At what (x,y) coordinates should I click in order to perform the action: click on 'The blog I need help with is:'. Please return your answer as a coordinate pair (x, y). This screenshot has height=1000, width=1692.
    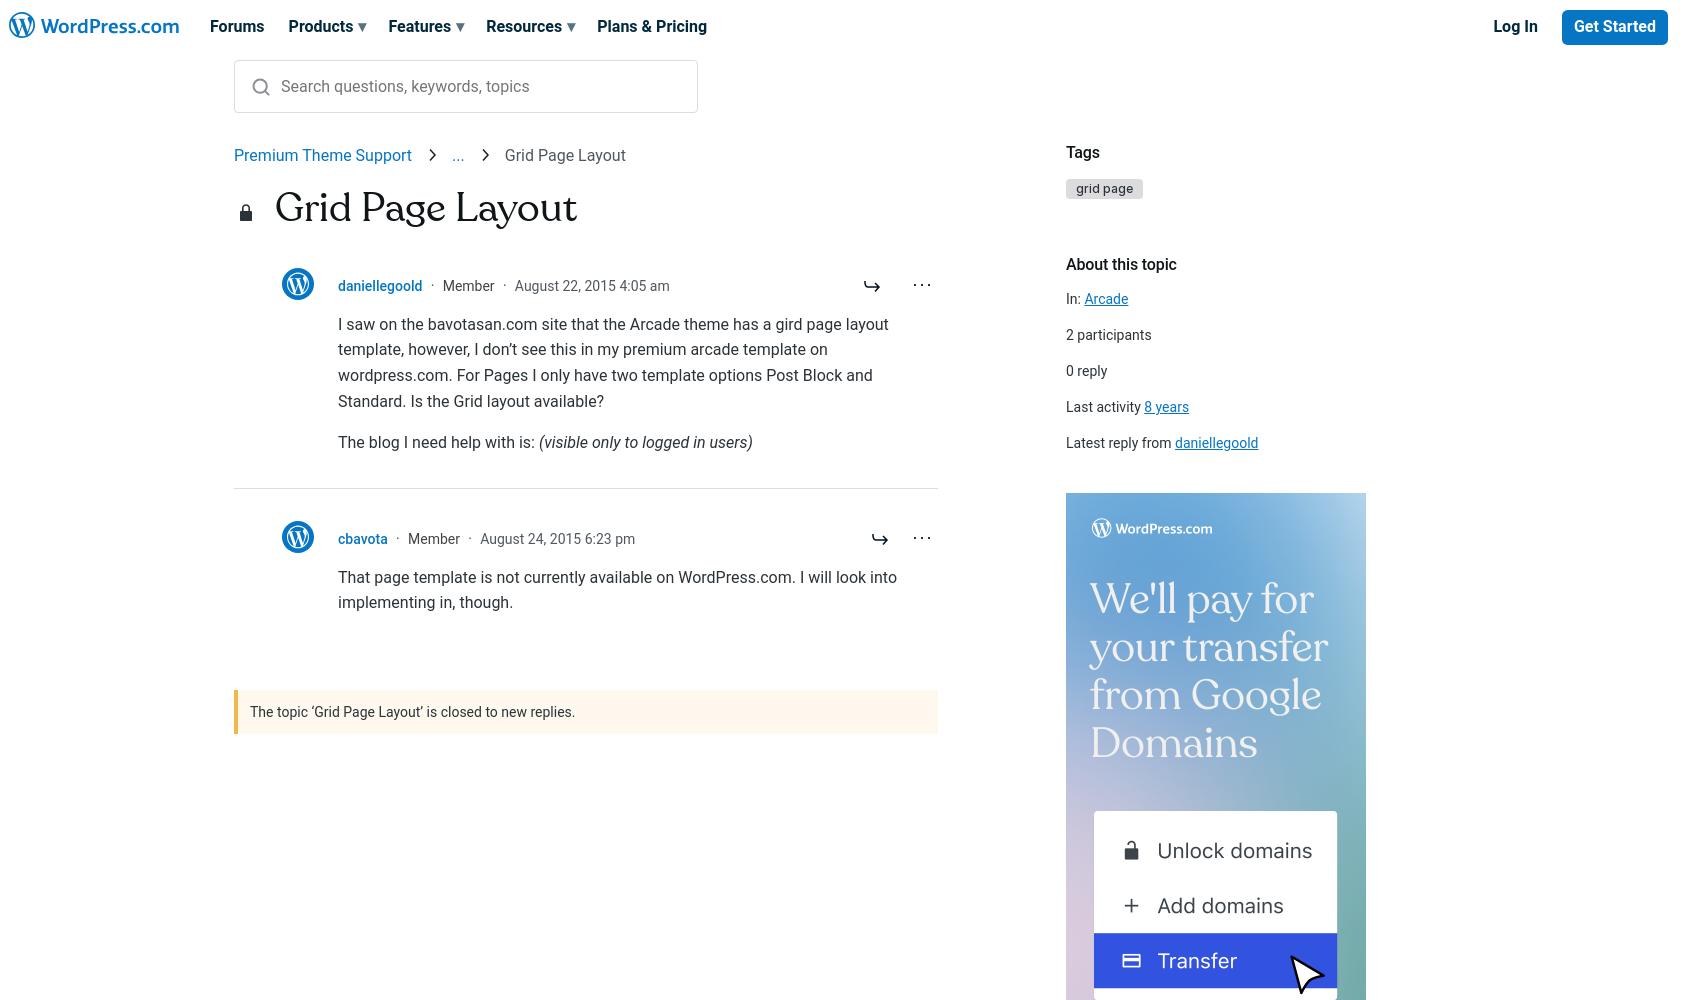
    Looking at the image, I should click on (337, 441).